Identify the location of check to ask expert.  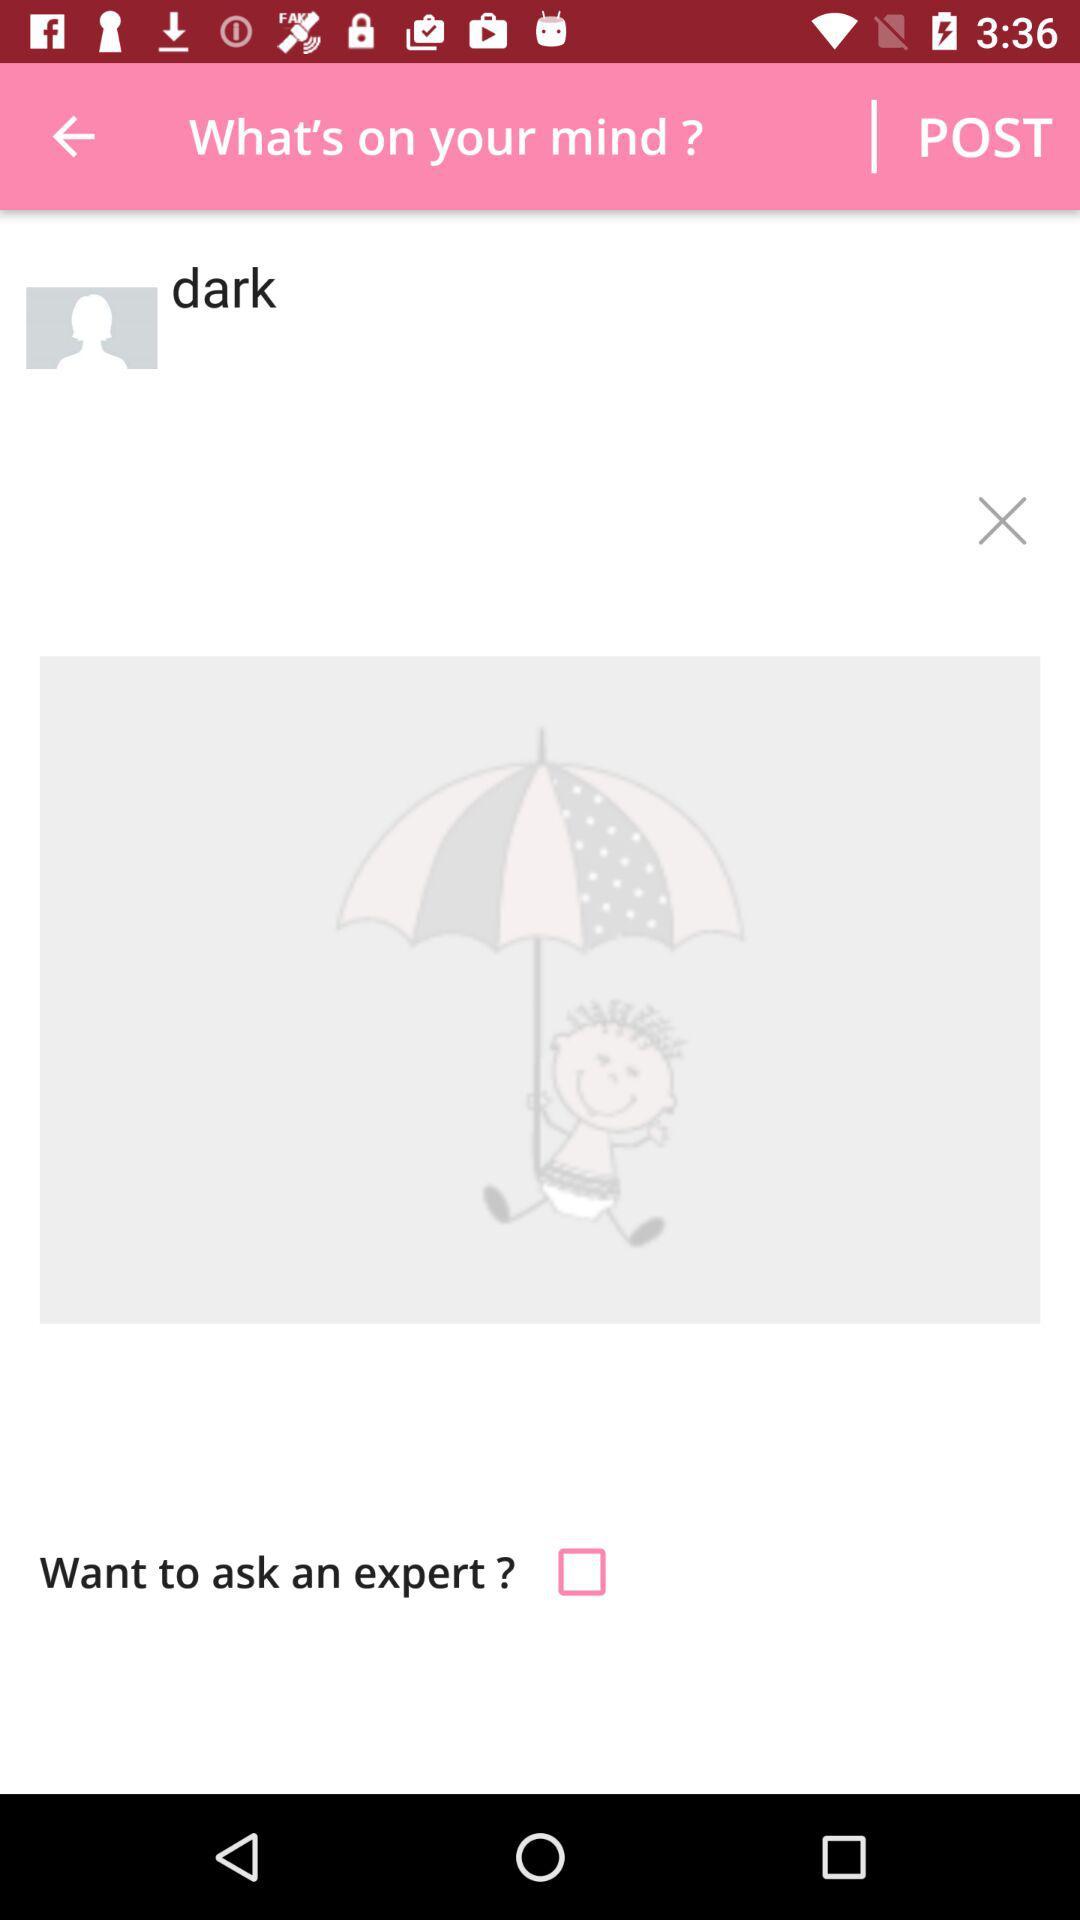
(582, 1570).